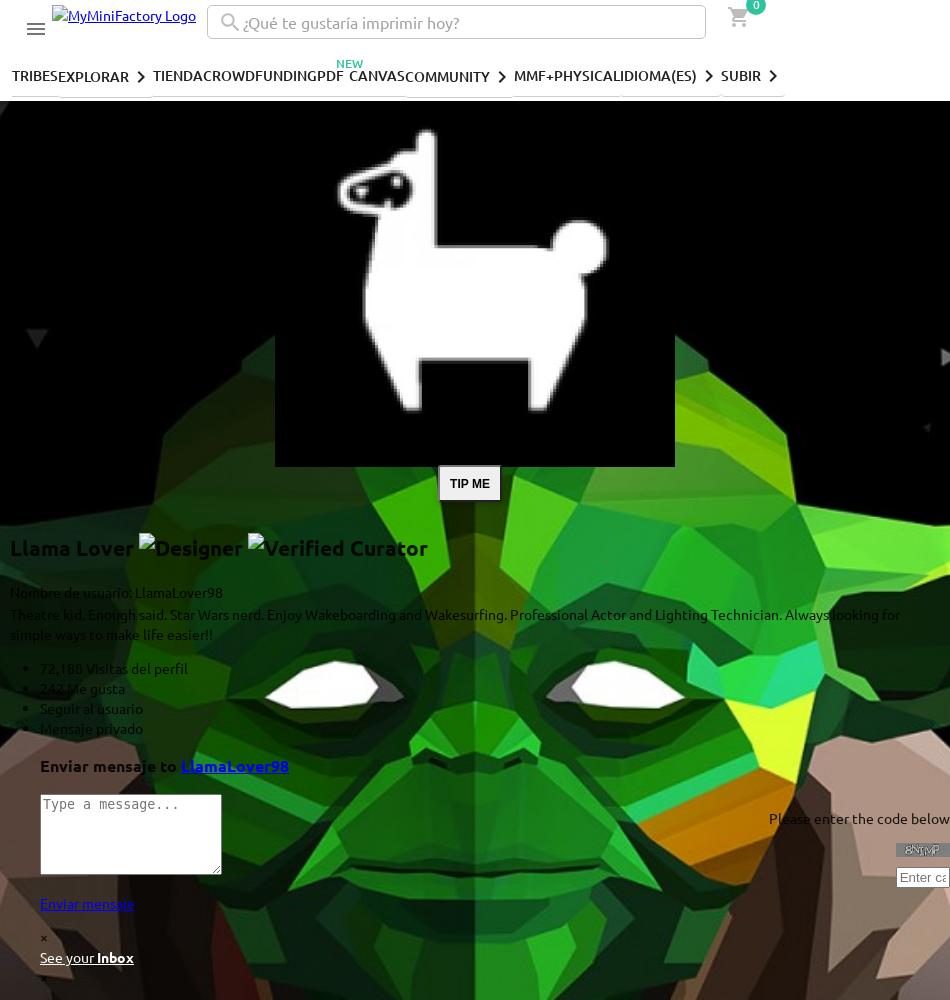  What do you see at coordinates (93, 74) in the screenshot?
I see `'Explorar'` at bounding box center [93, 74].